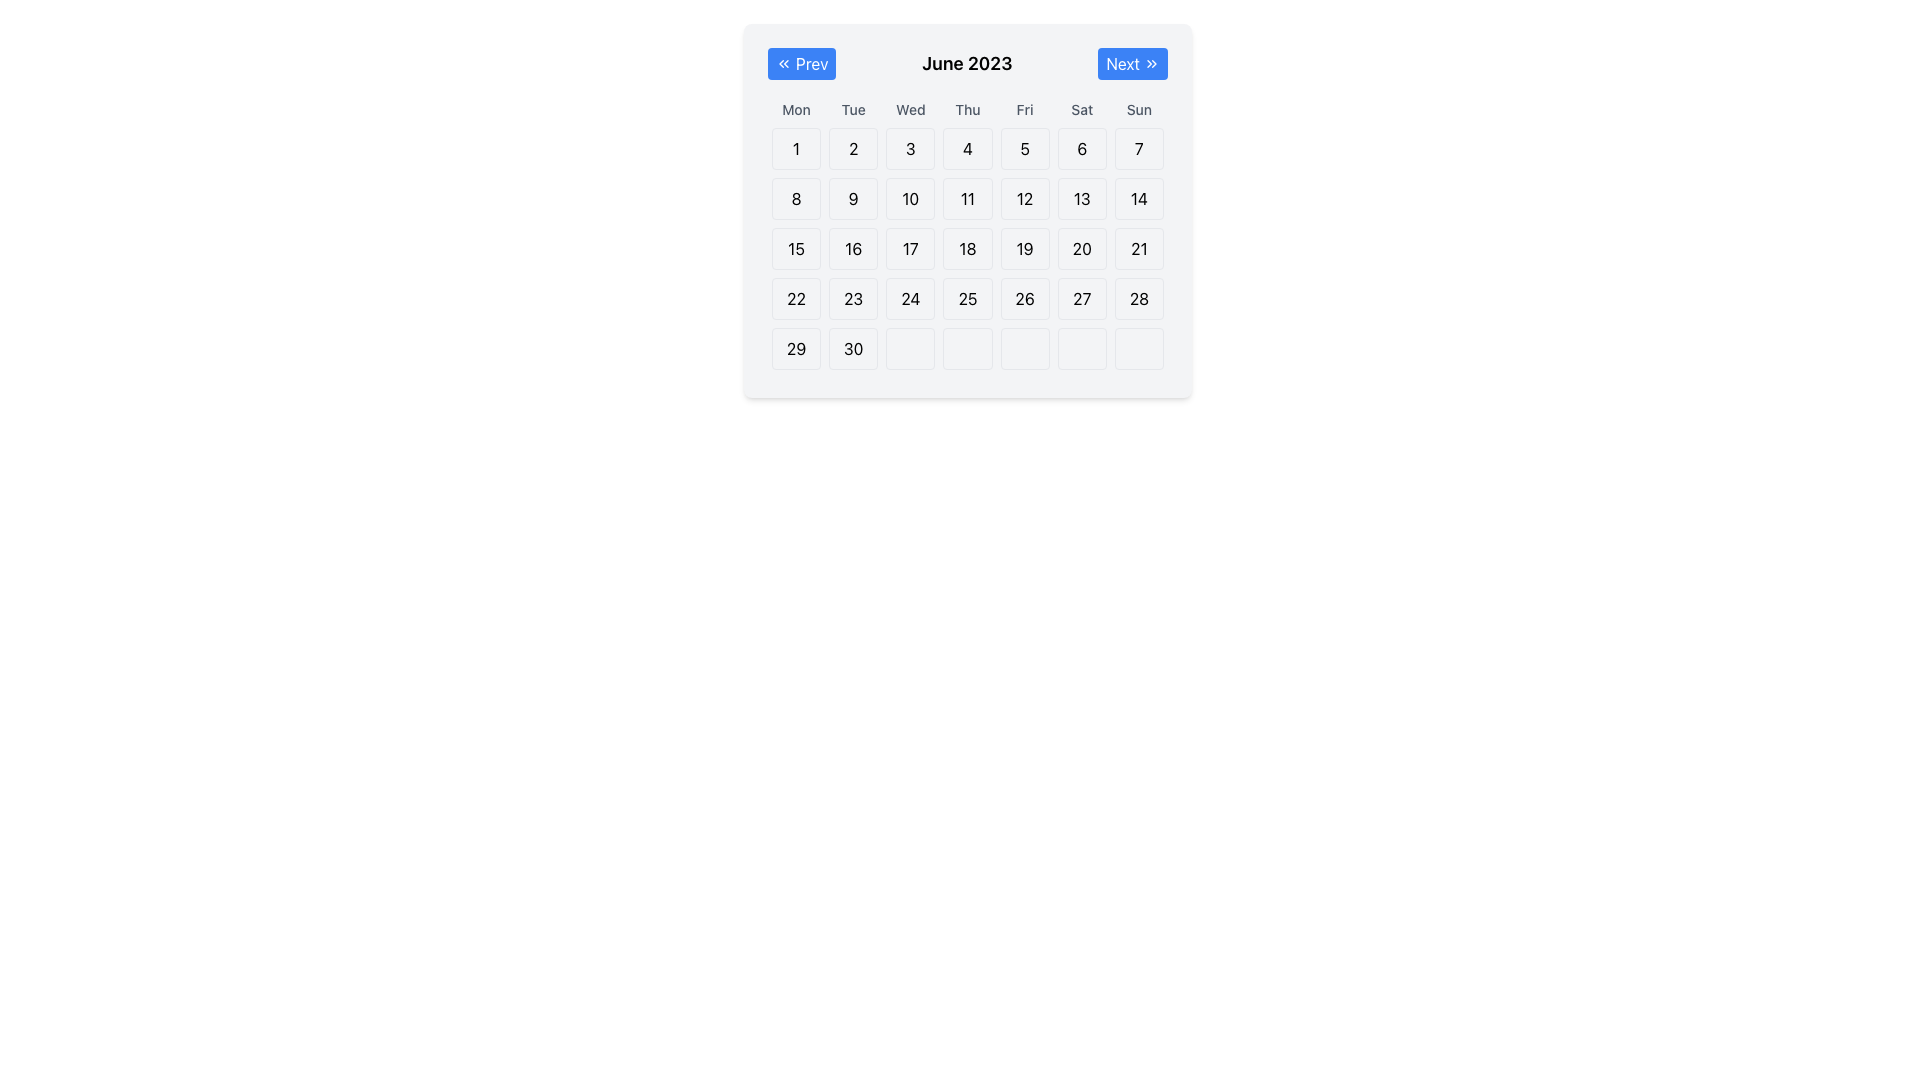  Describe the element at coordinates (795, 299) in the screenshot. I see `the interactive calendar date cell displaying the number '22'` at that location.